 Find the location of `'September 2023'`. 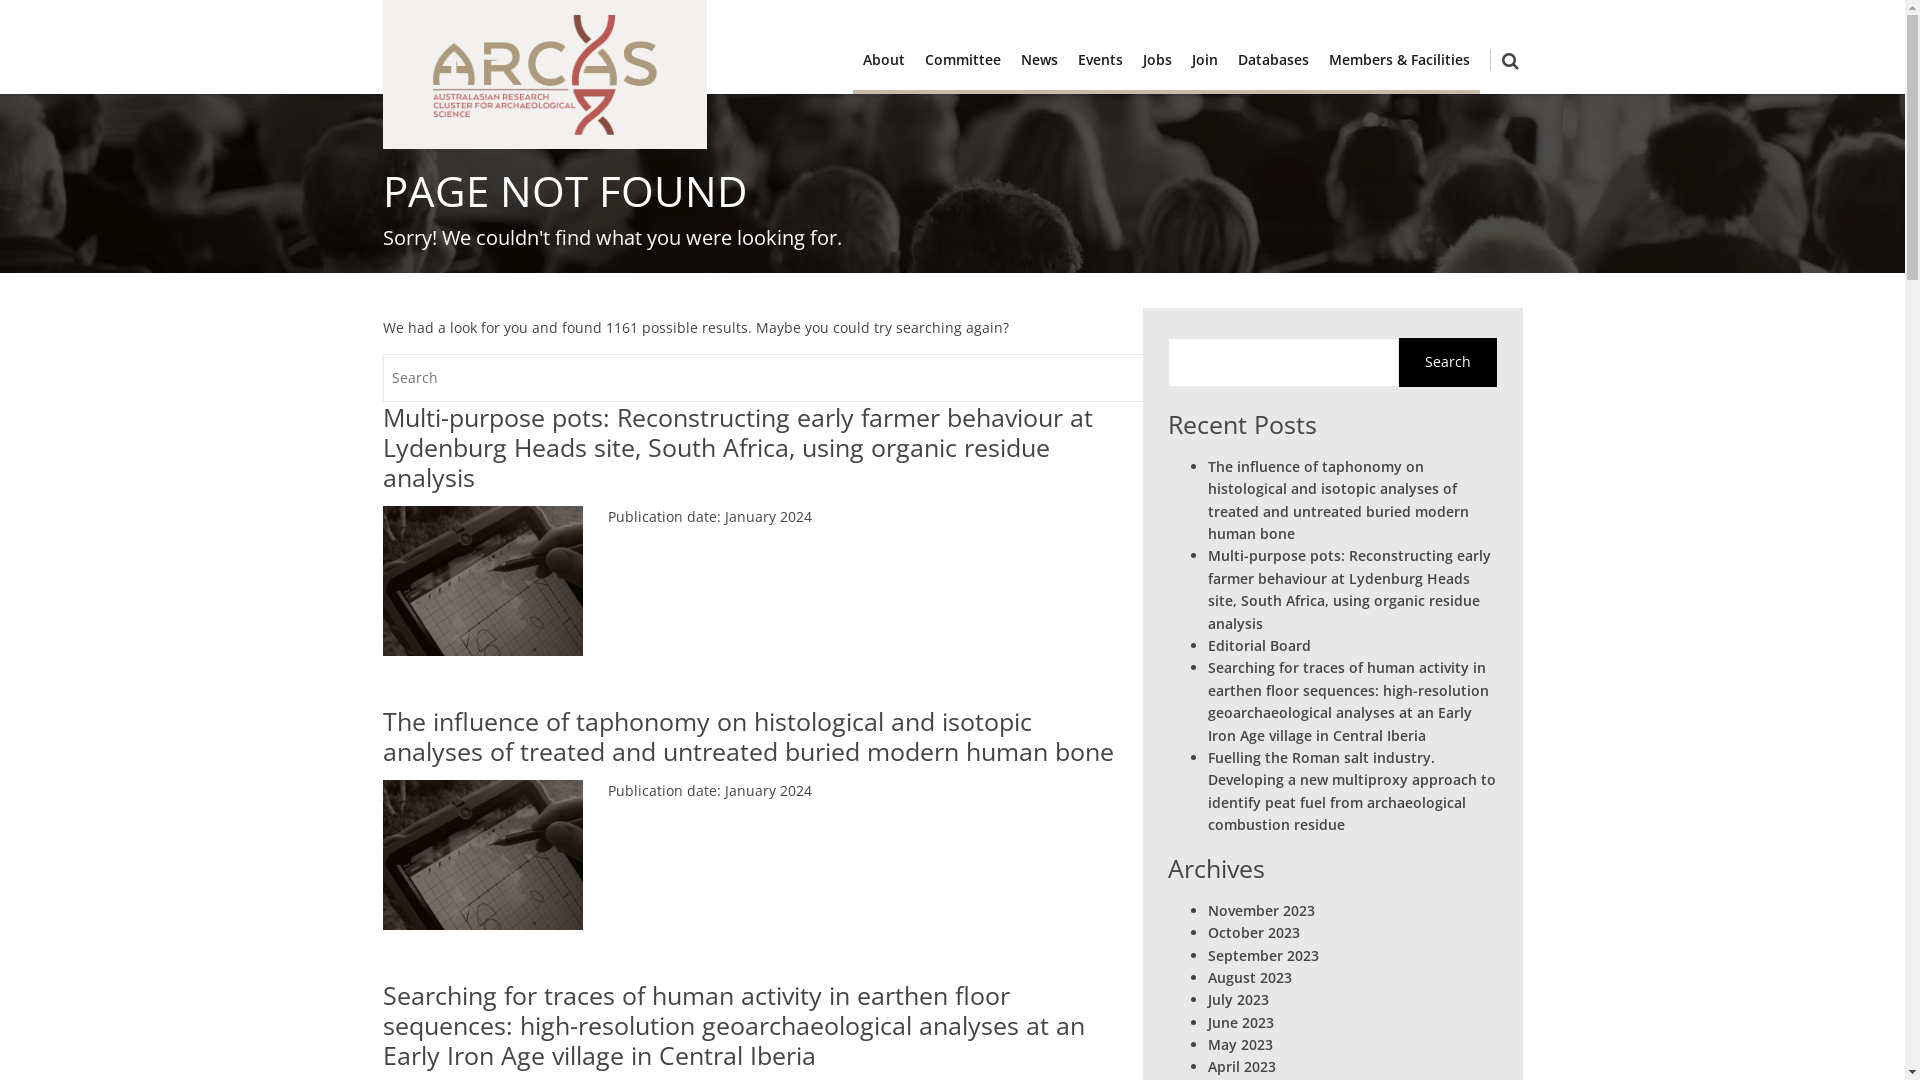

'September 2023' is located at coordinates (1262, 954).